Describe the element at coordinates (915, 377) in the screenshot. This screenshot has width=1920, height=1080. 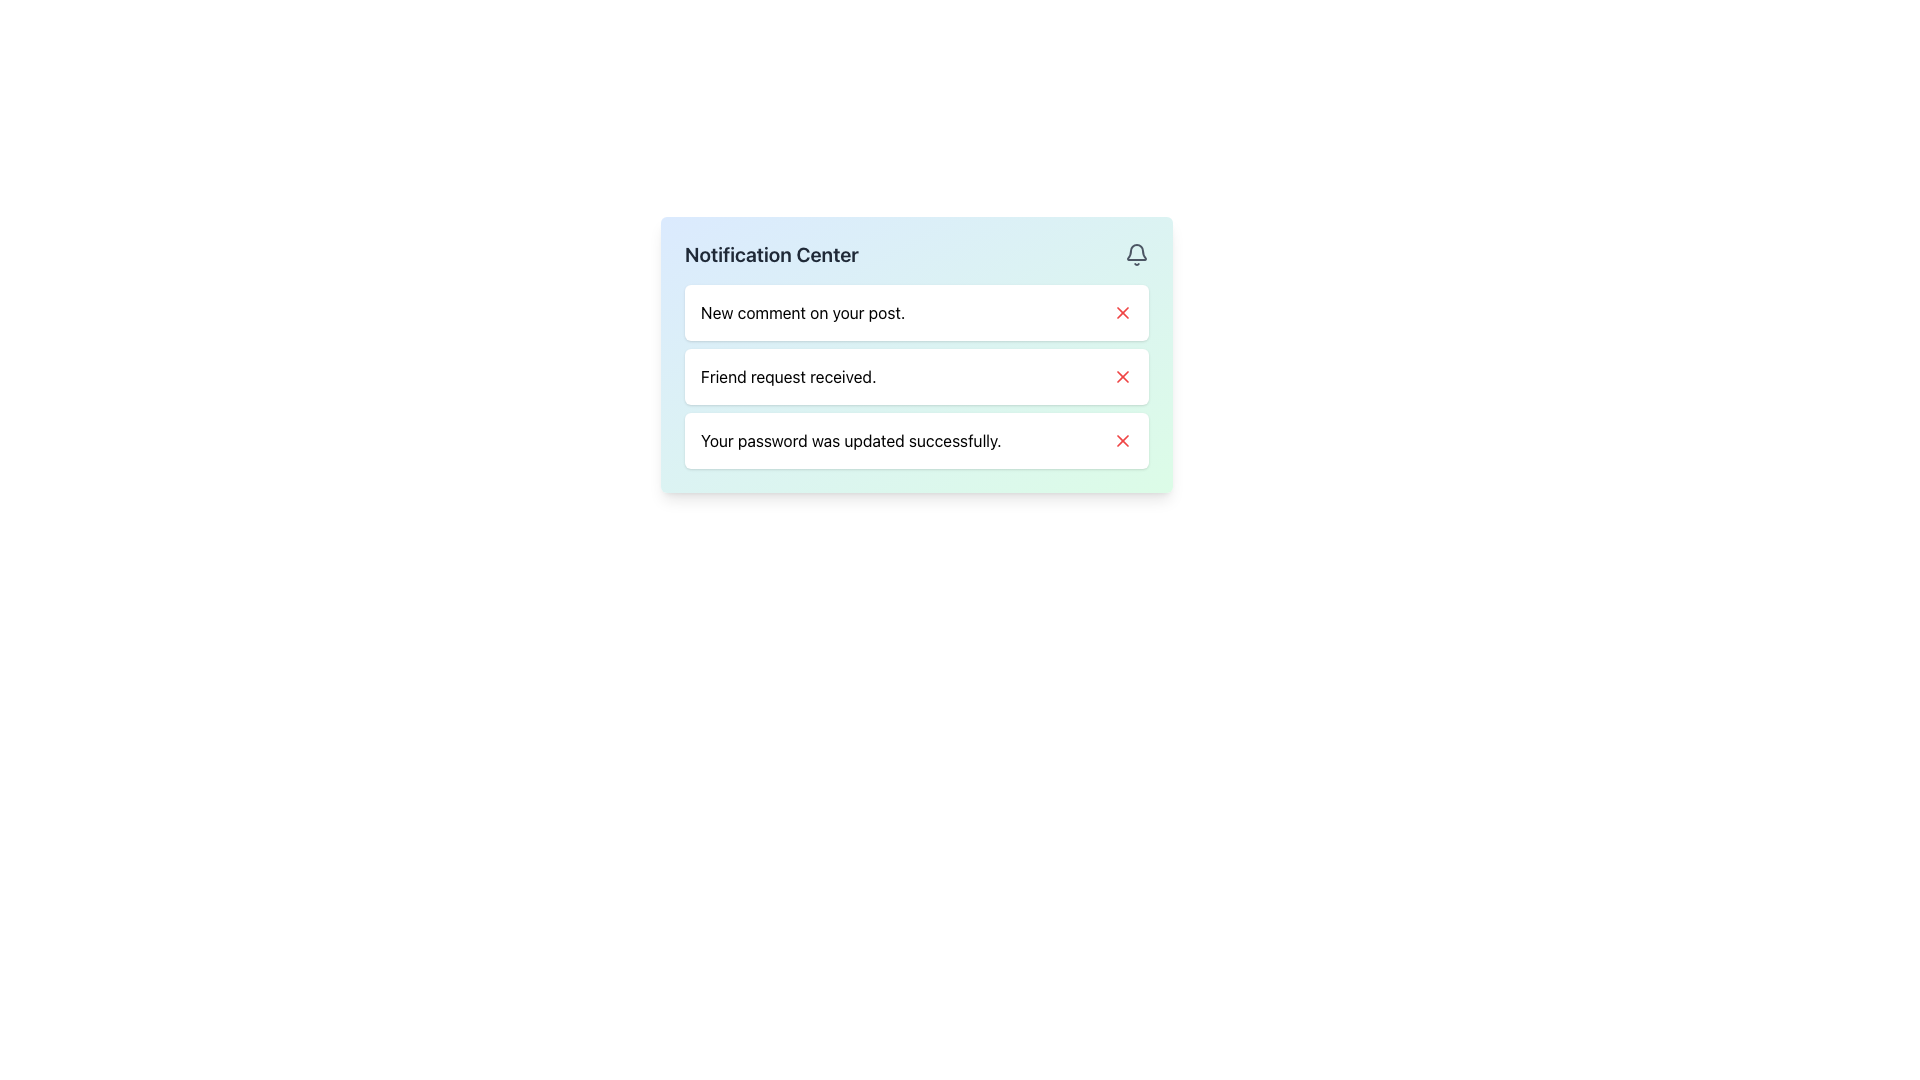
I see `the second notification card in the Notification Center that displays 'Friend request received.'` at that location.